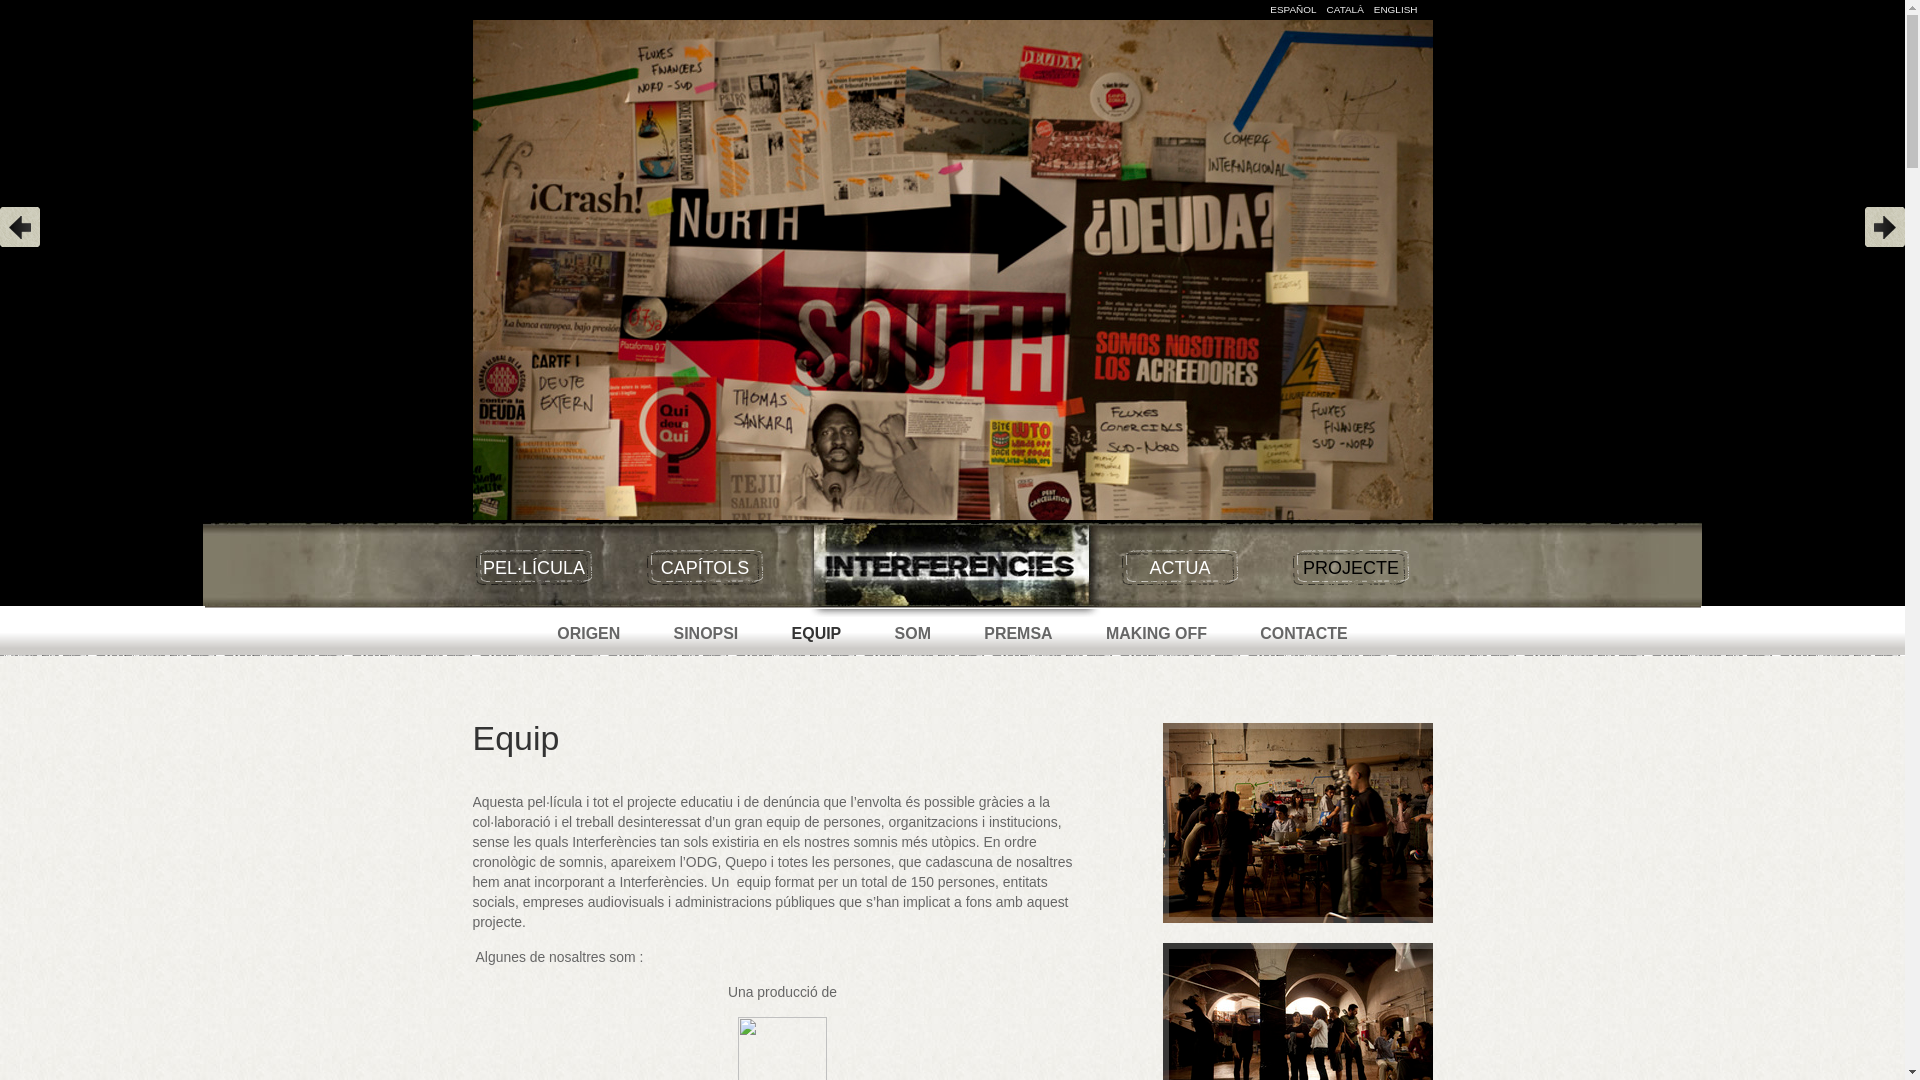  I want to click on 'EQUIP', so click(816, 633).